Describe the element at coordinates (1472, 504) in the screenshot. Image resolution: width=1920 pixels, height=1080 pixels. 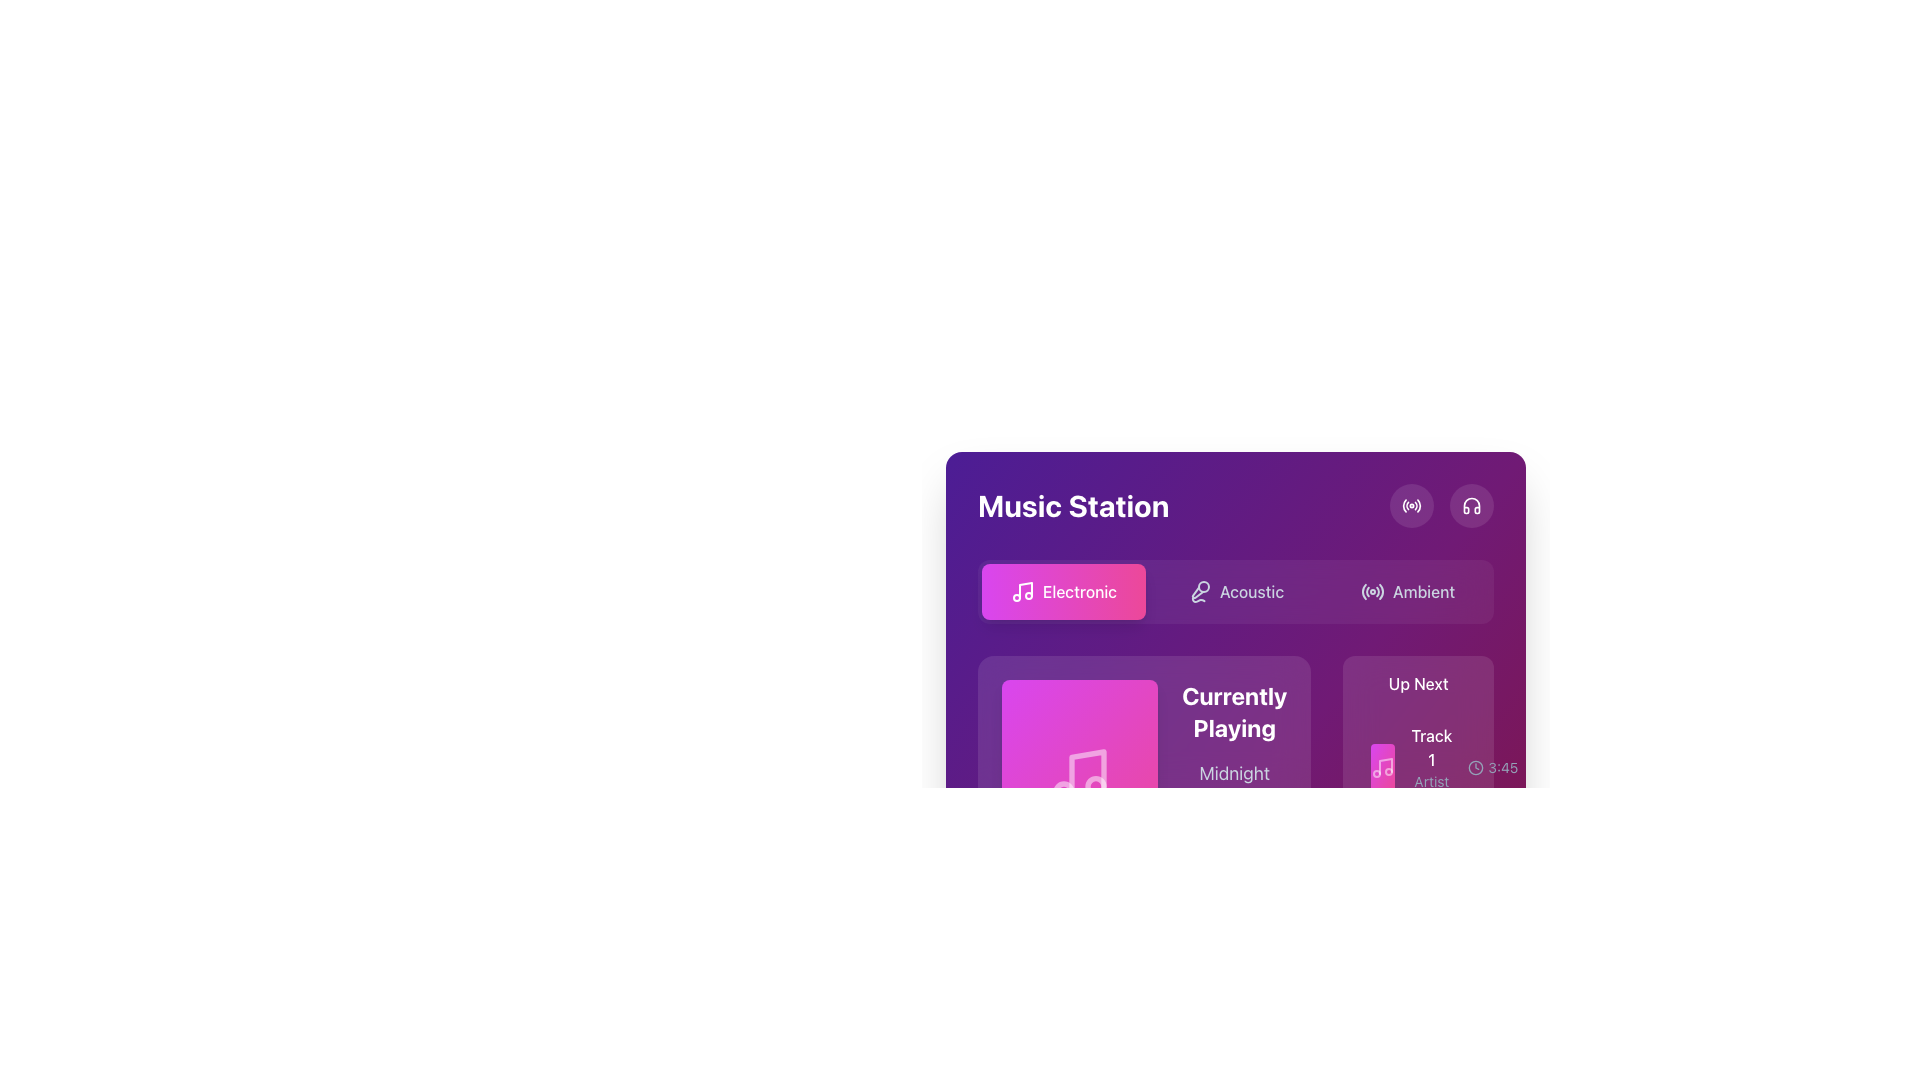
I see `the headphones icon located in the top-right corner of the interface` at that location.